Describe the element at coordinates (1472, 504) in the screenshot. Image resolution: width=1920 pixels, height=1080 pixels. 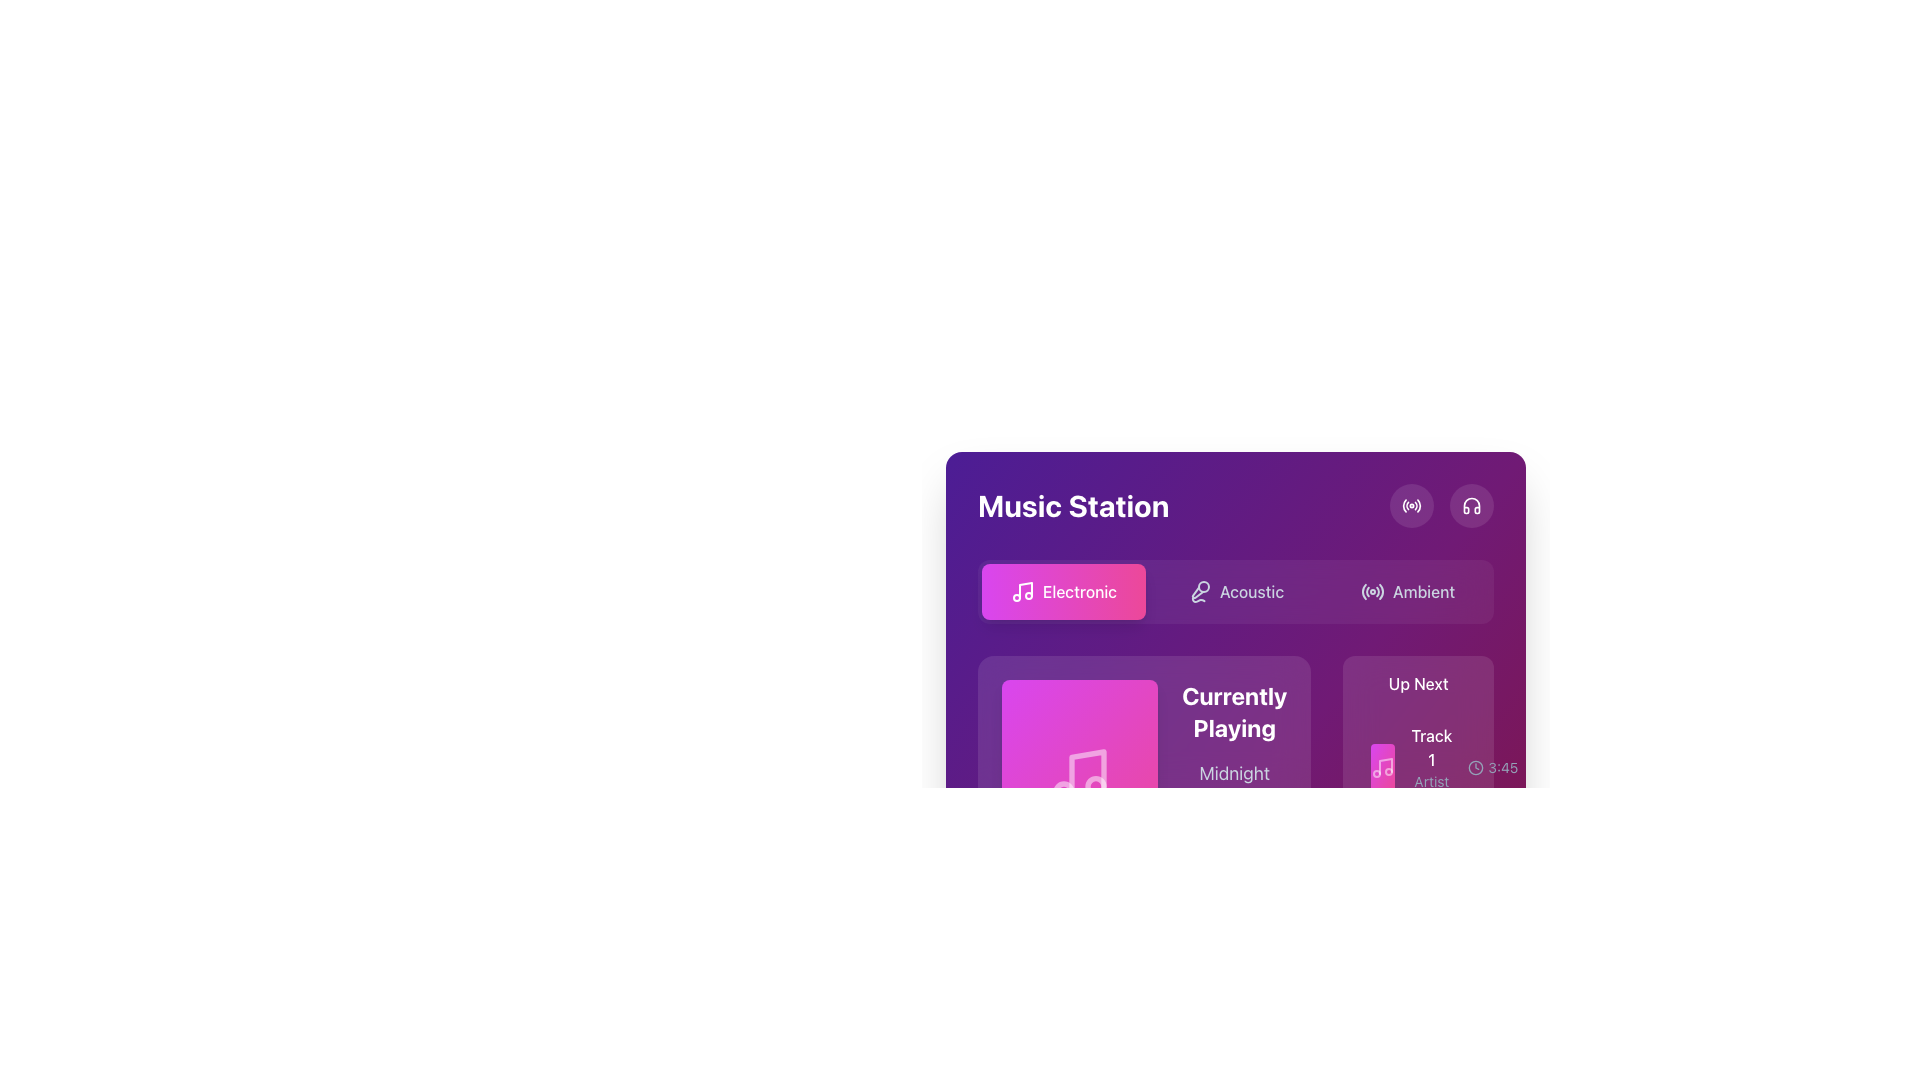
I see `the headphones icon located in the top-right corner of the interface` at that location.